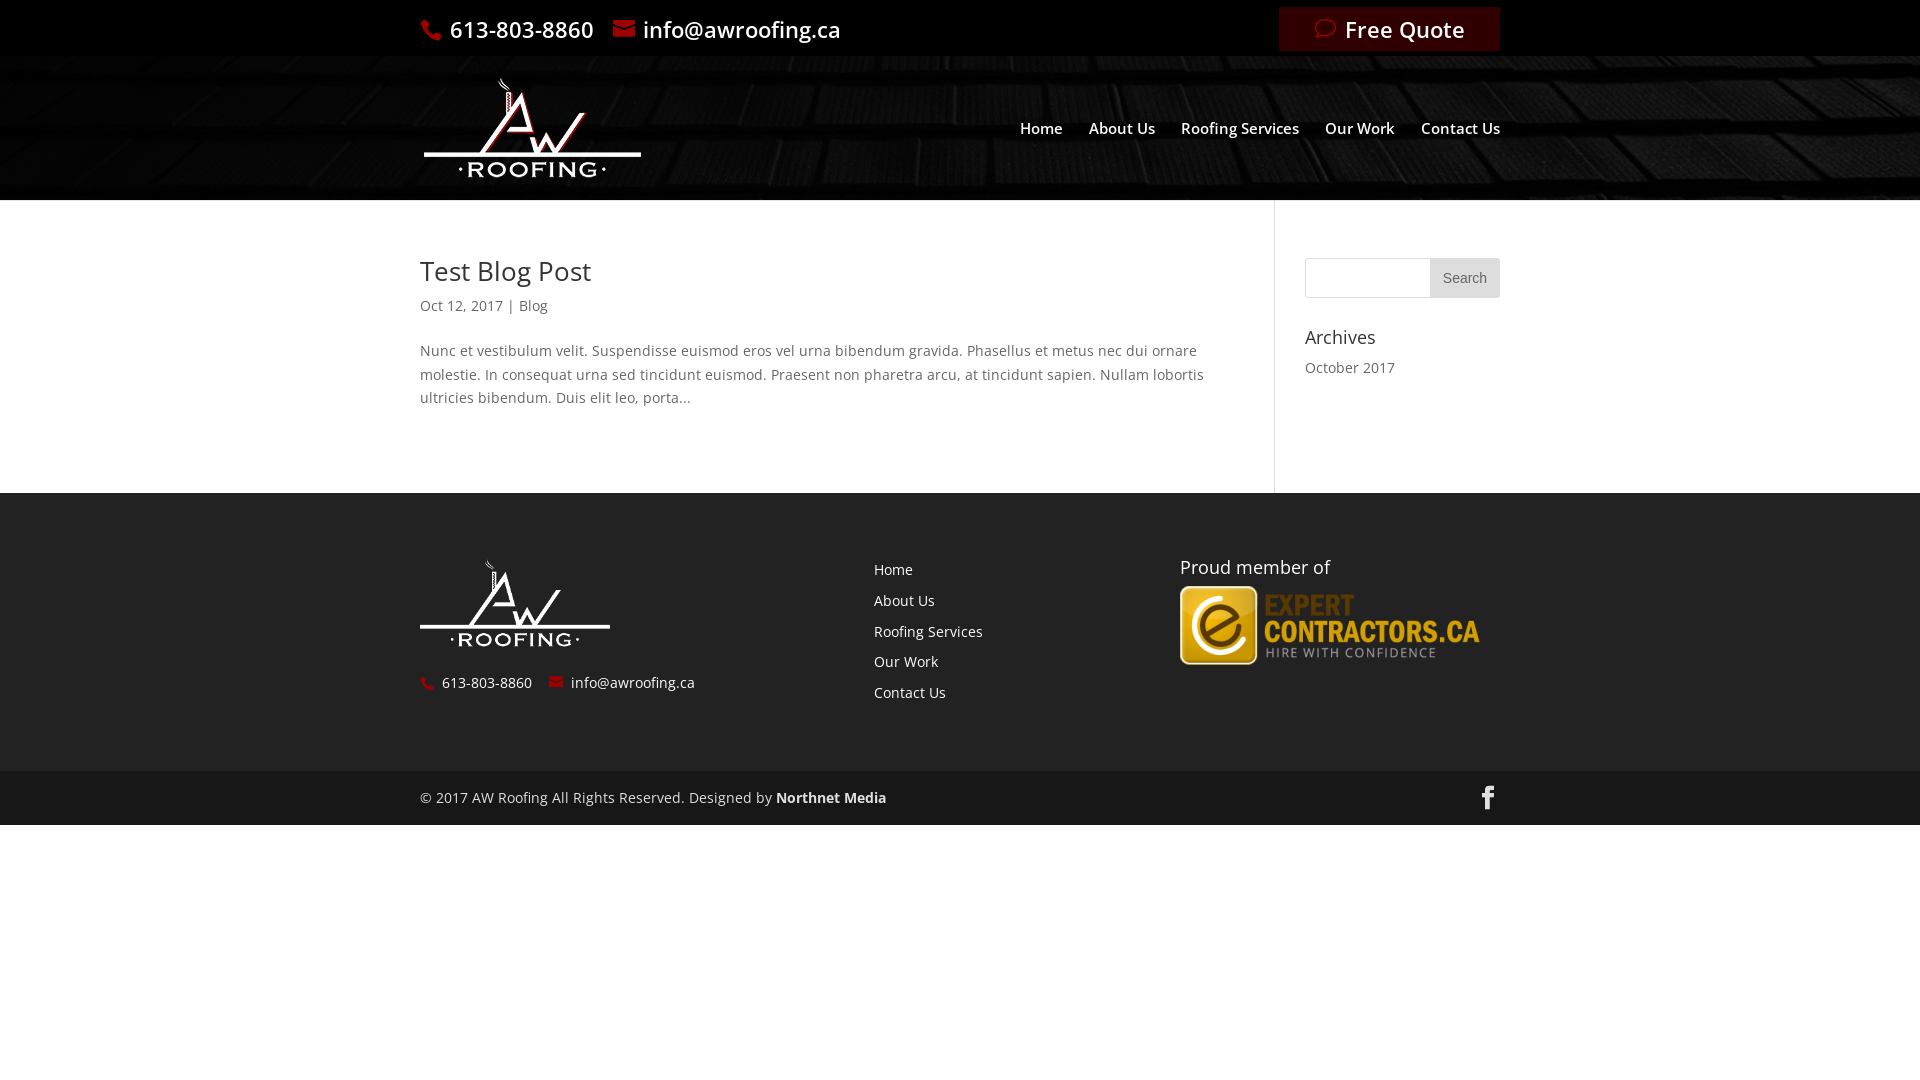  Describe the element at coordinates (505, 270) in the screenshot. I see `'Test Blog Post'` at that location.